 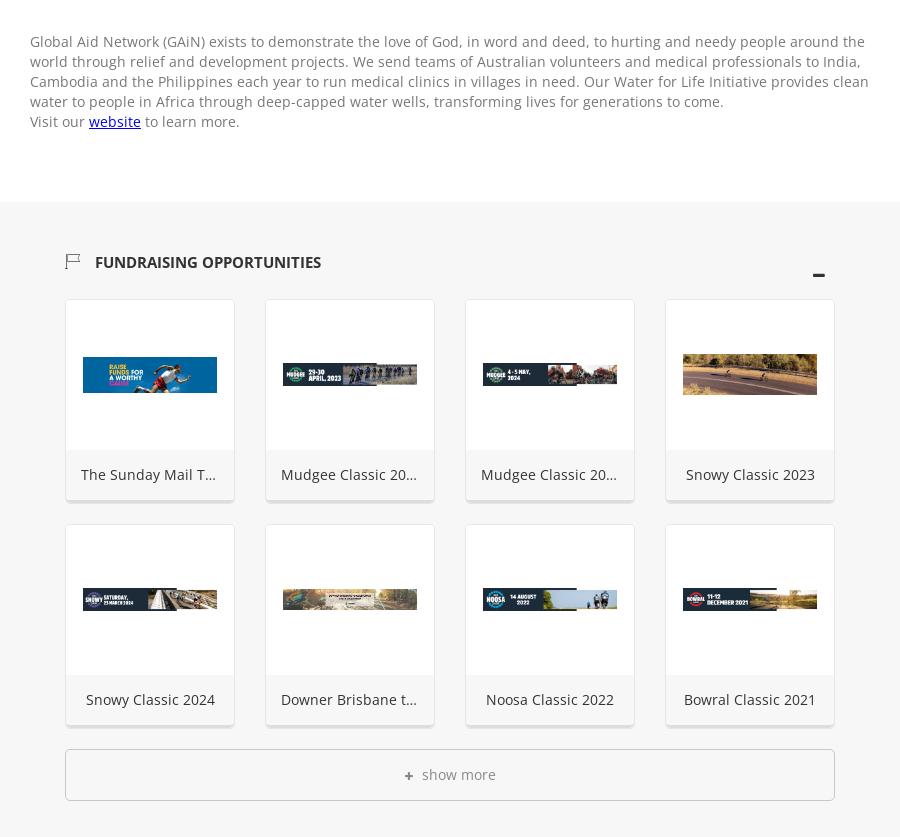 What do you see at coordinates (457, 772) in the screenshot?
I see `'show more'` at bounding box center [457, 772].